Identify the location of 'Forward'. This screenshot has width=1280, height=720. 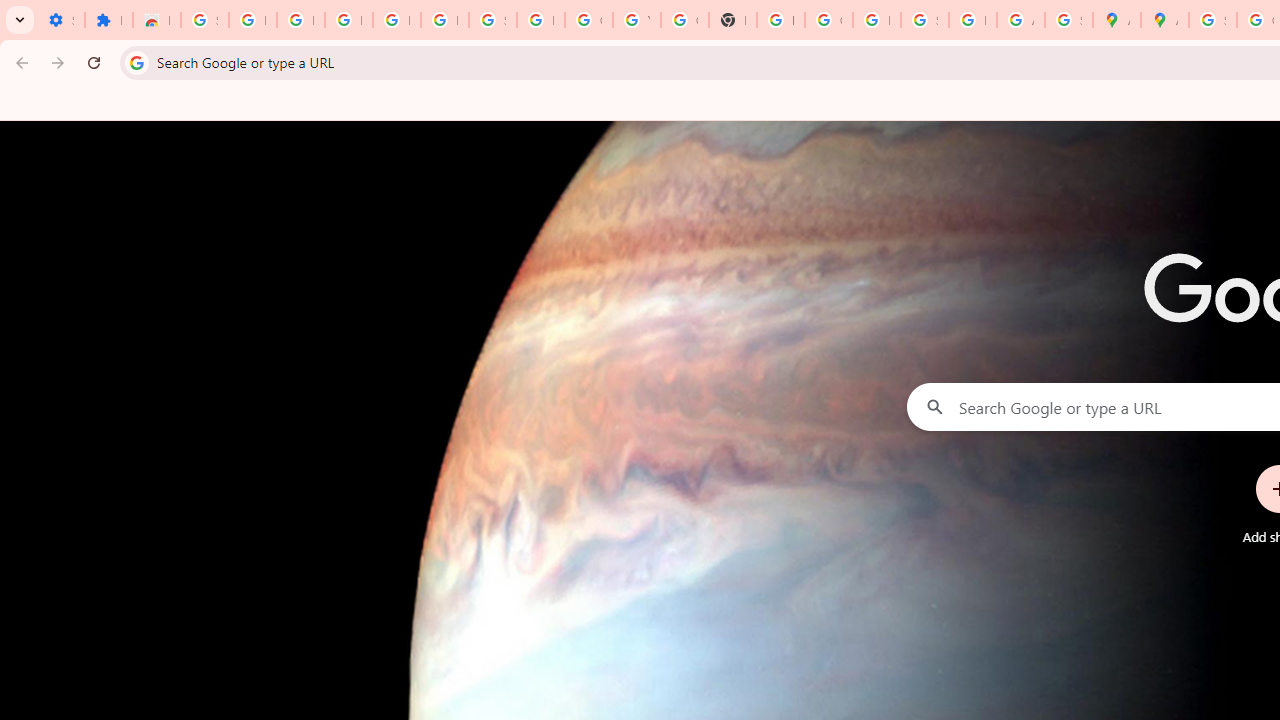
(58, 61).